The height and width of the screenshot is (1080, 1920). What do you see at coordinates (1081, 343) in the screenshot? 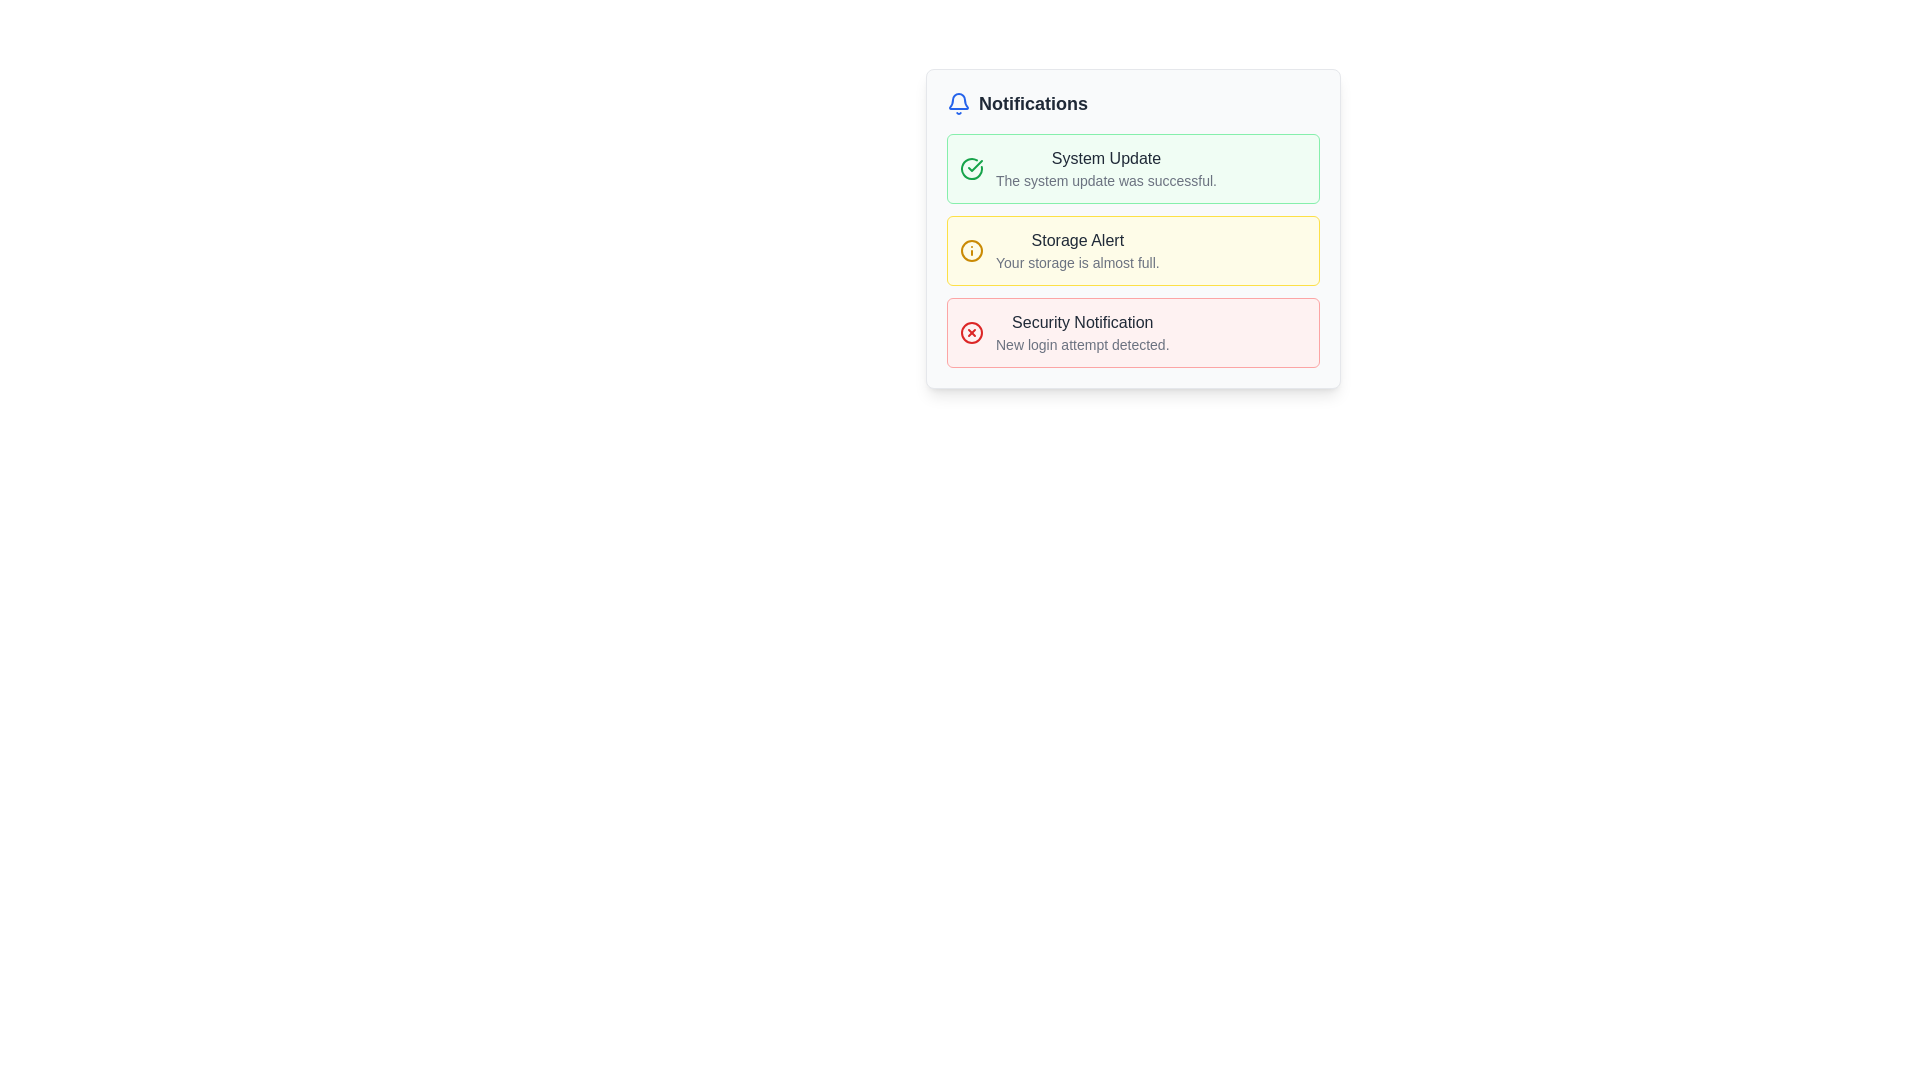
I see `text content of the text label that says 'New login attempt detected.' which is styled in gray and located within the notification box below the heading 'Security Notification'` at bounding box center [1081, 343].